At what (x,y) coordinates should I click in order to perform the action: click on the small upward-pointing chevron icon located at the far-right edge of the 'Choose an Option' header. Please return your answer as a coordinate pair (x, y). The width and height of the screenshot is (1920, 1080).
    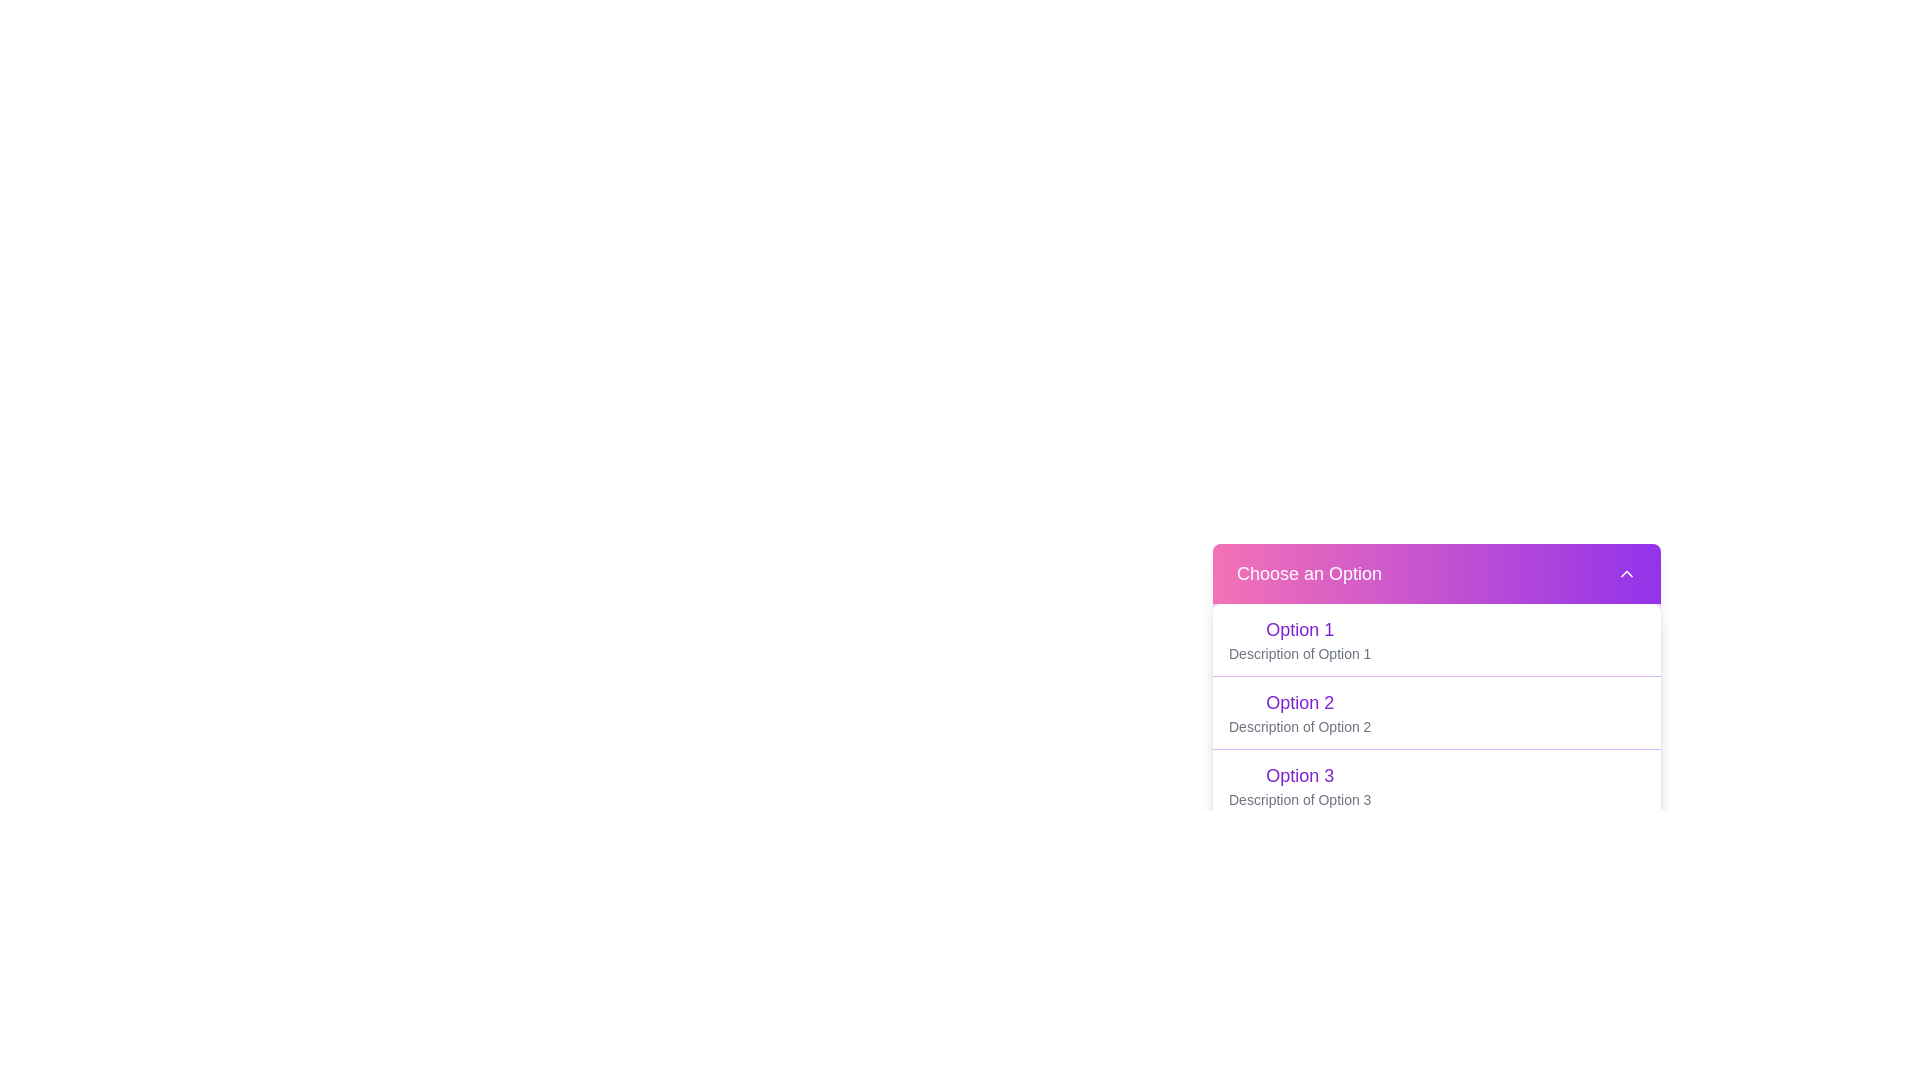
    Looking at the image, I should click on (1627, 574).